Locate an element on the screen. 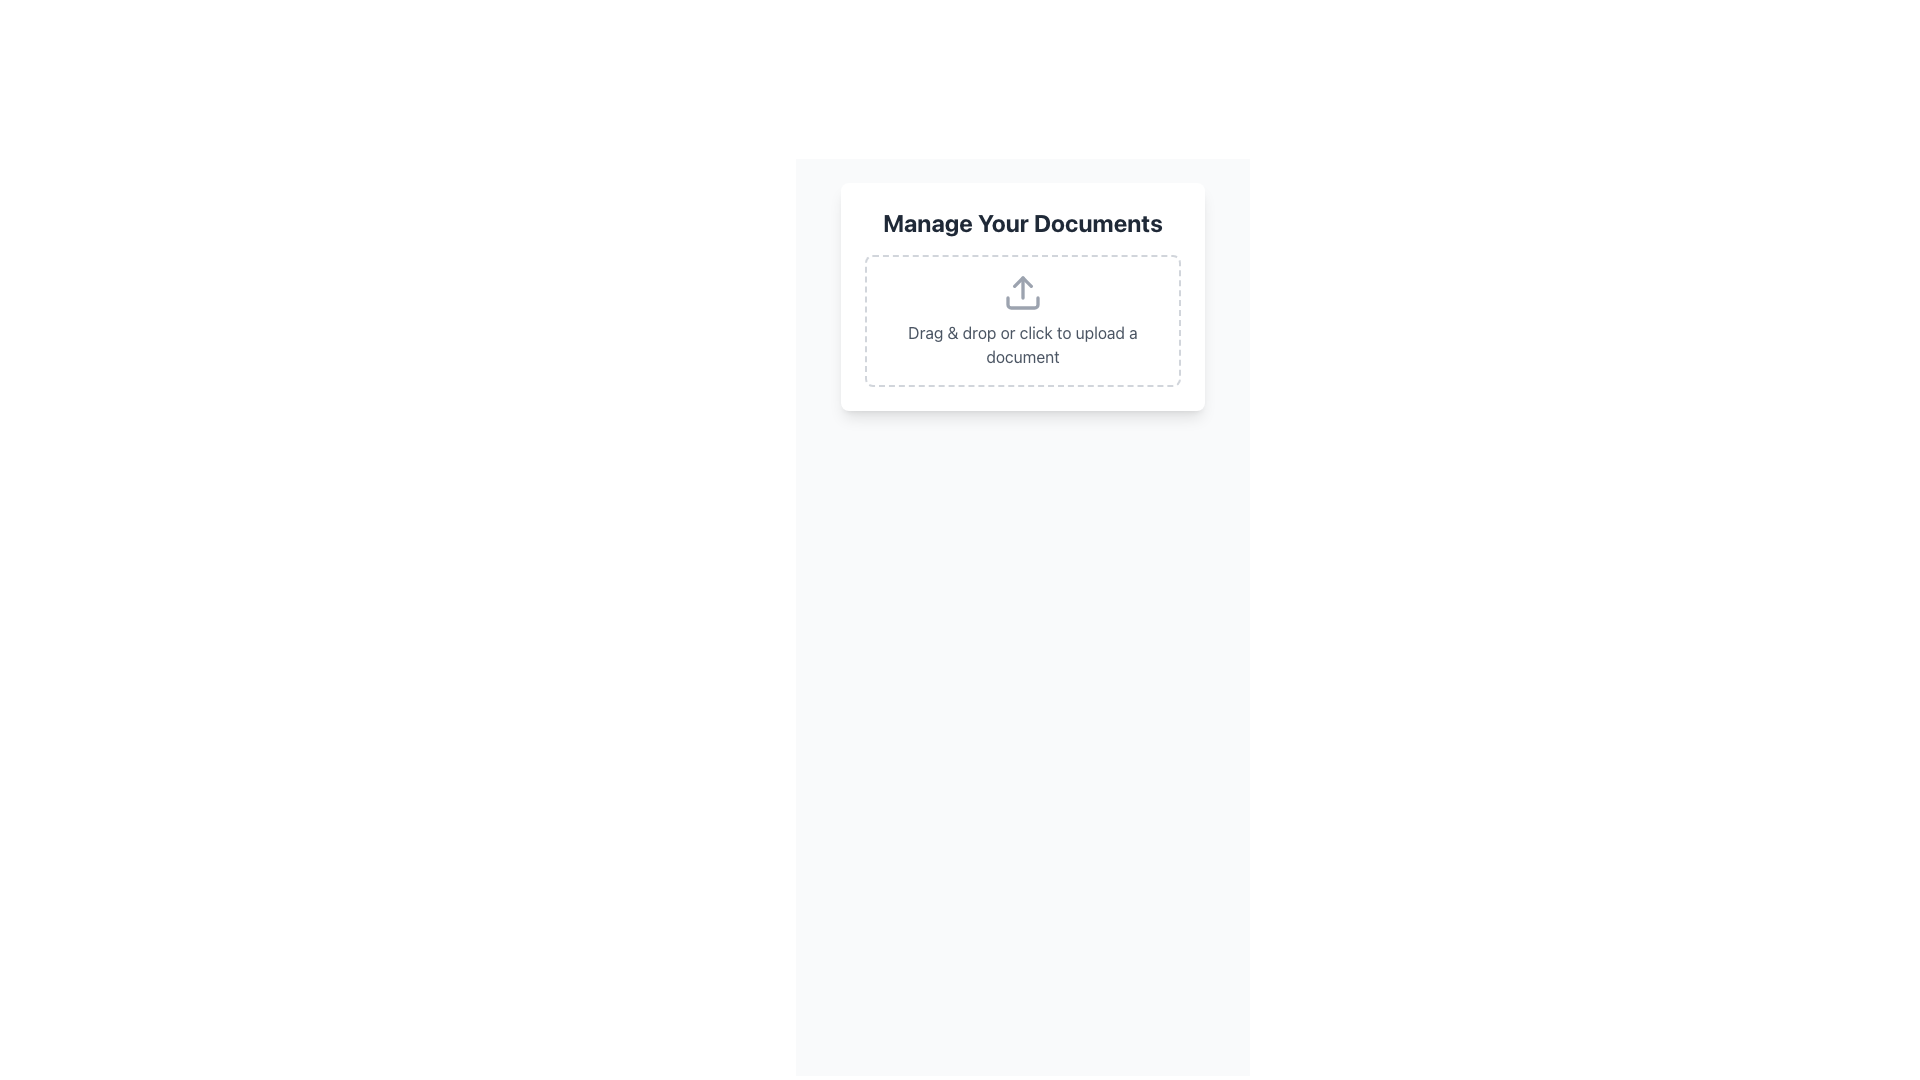  the descriptive text element that provides instructions for dragging and dropping files, located within a bordered dashed box below the upload icon is located at coordinates (1022, 343).